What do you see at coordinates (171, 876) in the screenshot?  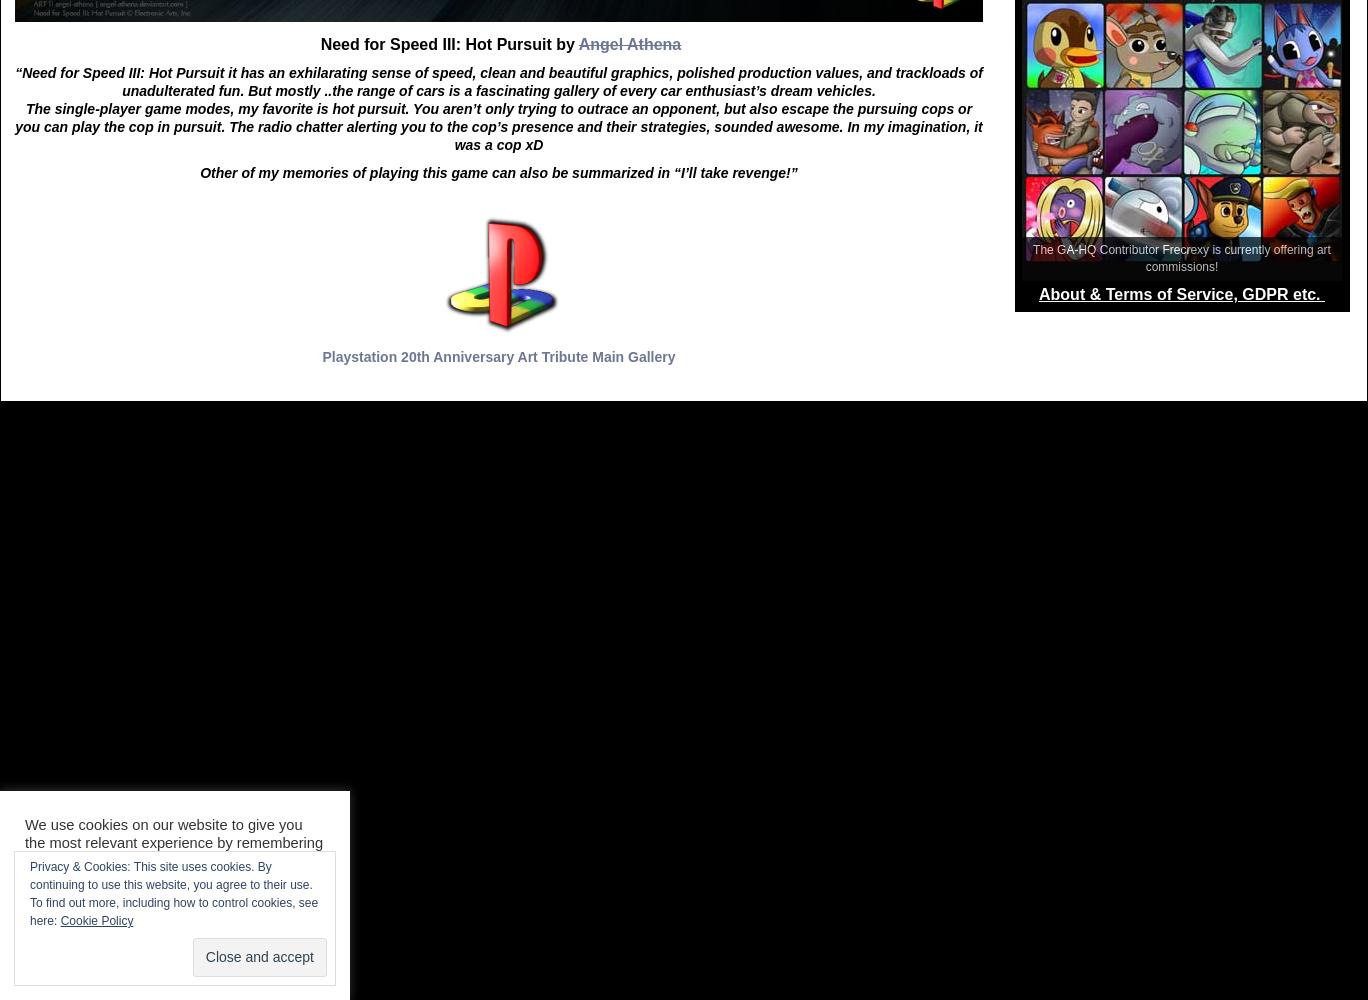 I see `'Privacy & Cookies: This site uses cookies. By continuing to use this website, you agree to their use.'` at bounding box center [171, 876].